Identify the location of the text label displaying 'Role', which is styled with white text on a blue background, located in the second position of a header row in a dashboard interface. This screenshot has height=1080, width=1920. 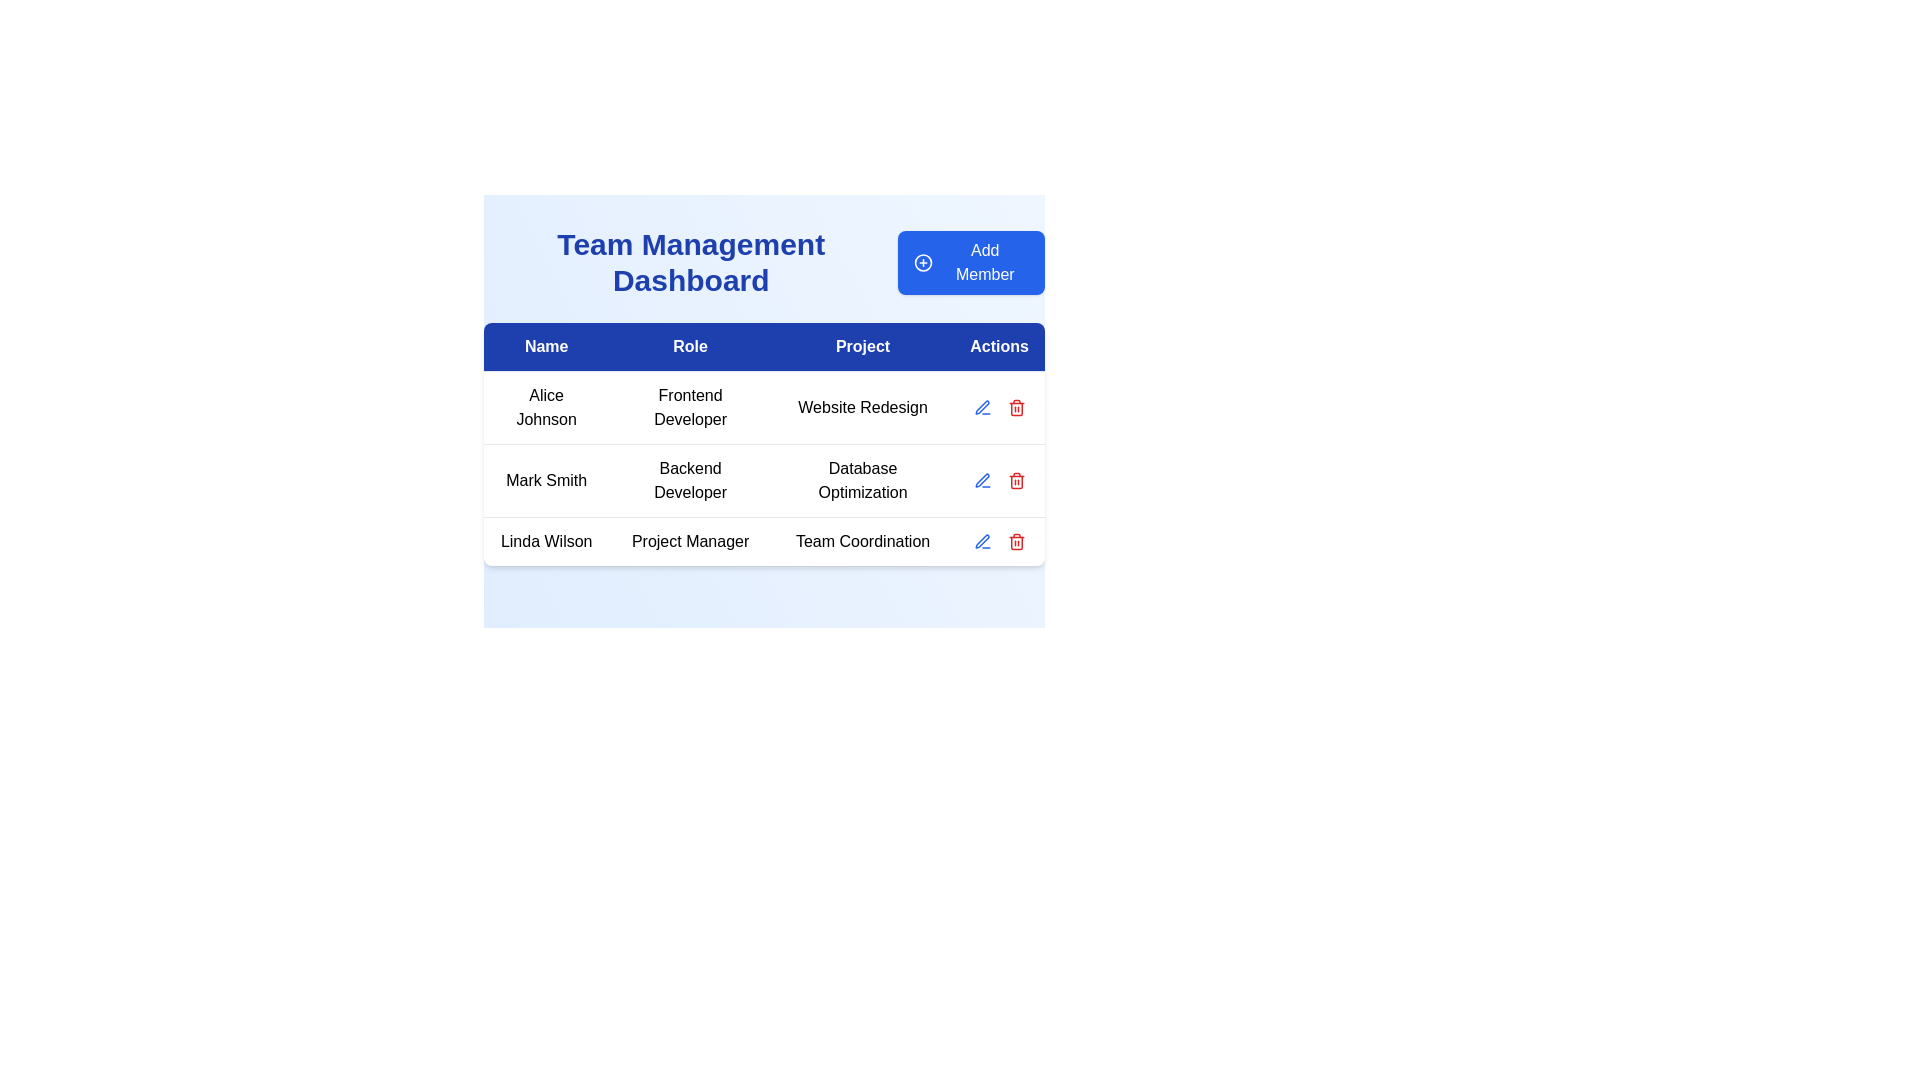
(690, 346).